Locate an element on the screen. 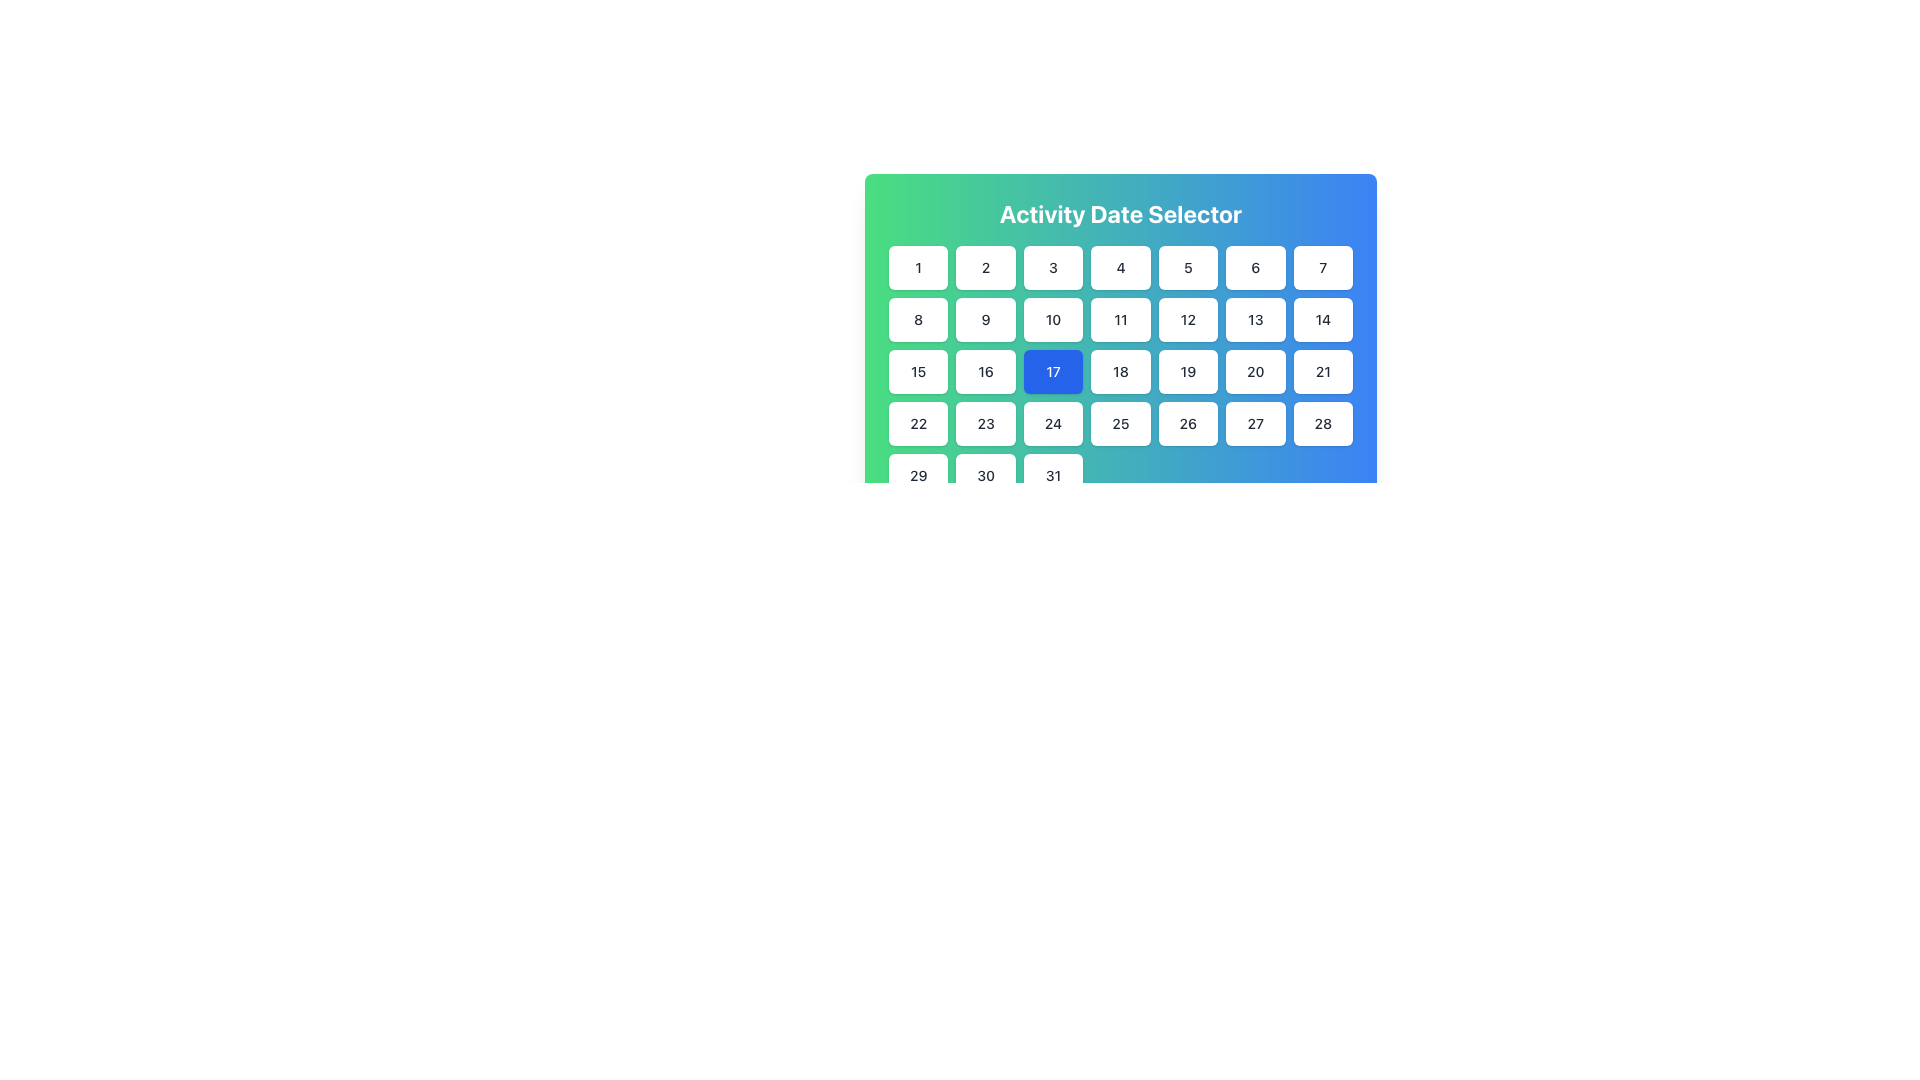  the button displaying the number '16' in the grid of the 'Activity Date Selector' is located at coordinates (986, 371).